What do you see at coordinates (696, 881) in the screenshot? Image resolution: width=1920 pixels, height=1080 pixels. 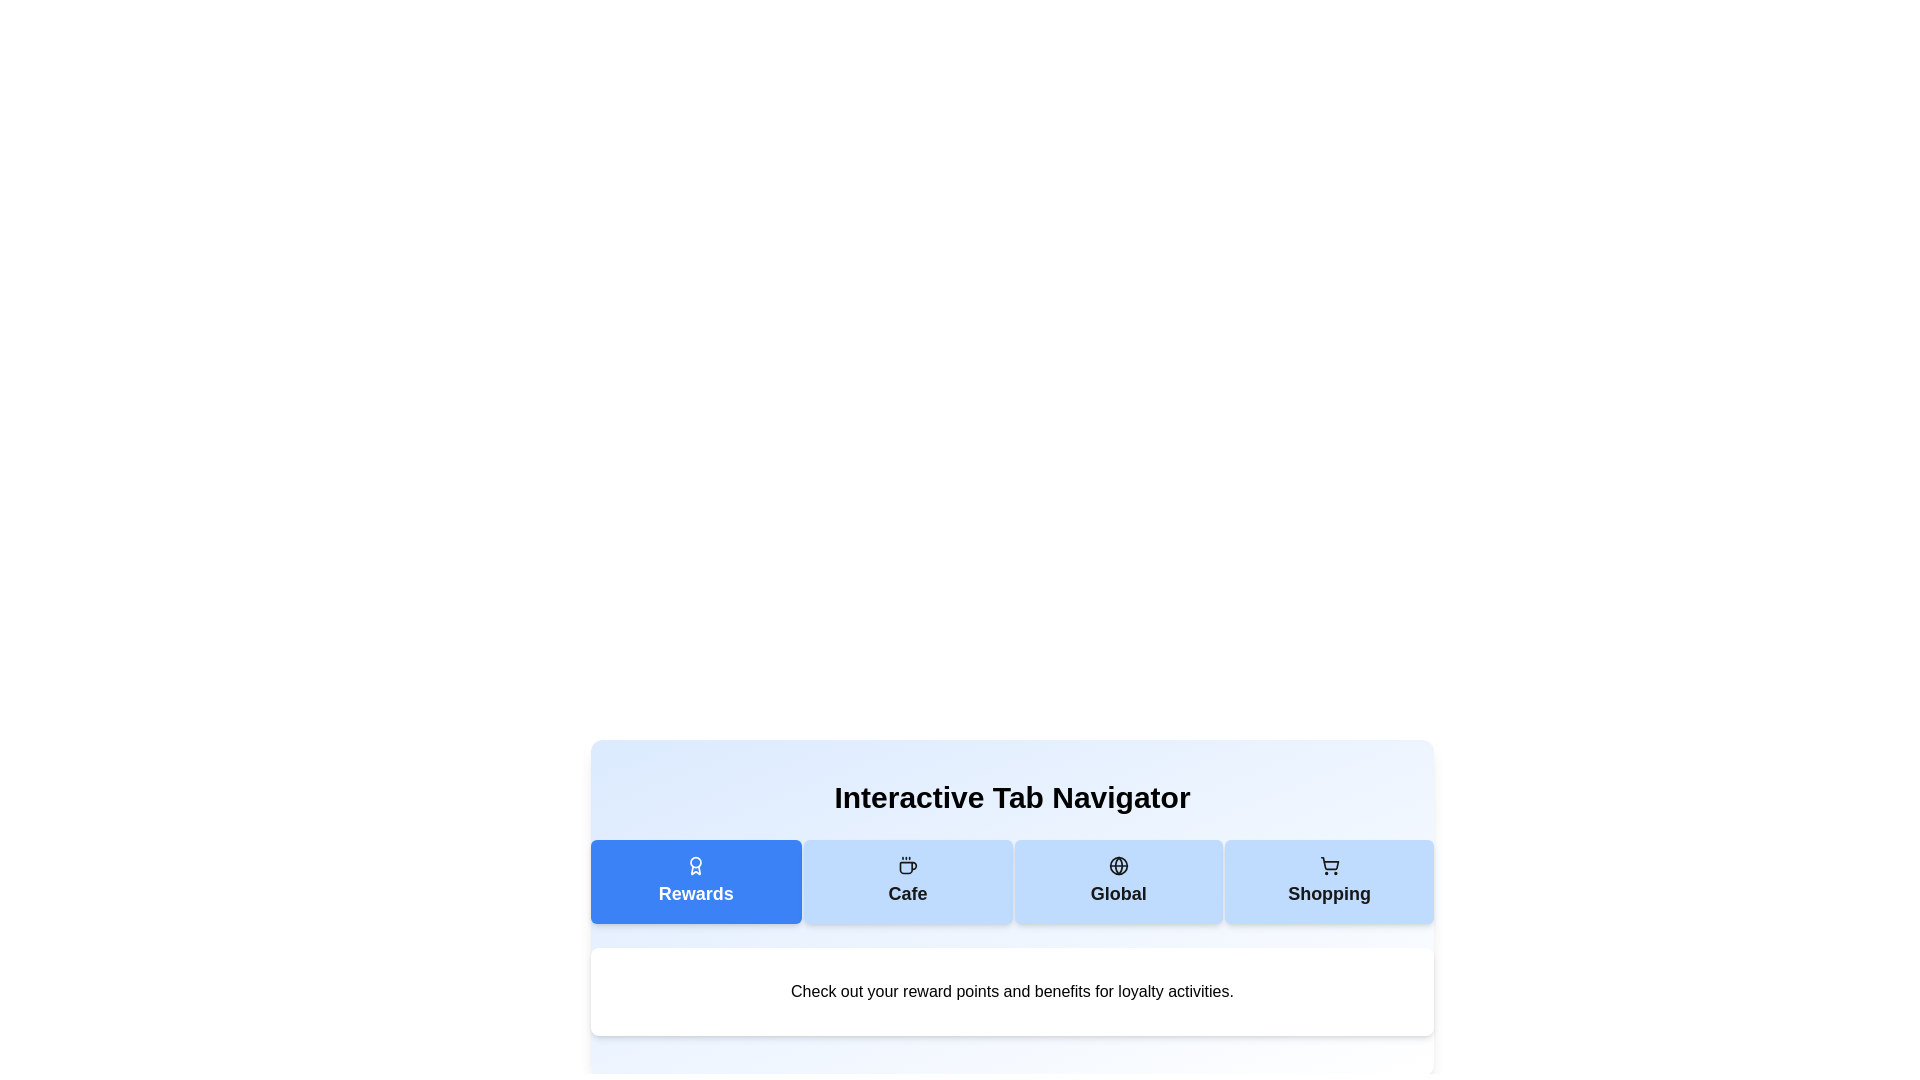 I see `the tab labeled Rewards to observe its icon` at bounding box center [696, 881].